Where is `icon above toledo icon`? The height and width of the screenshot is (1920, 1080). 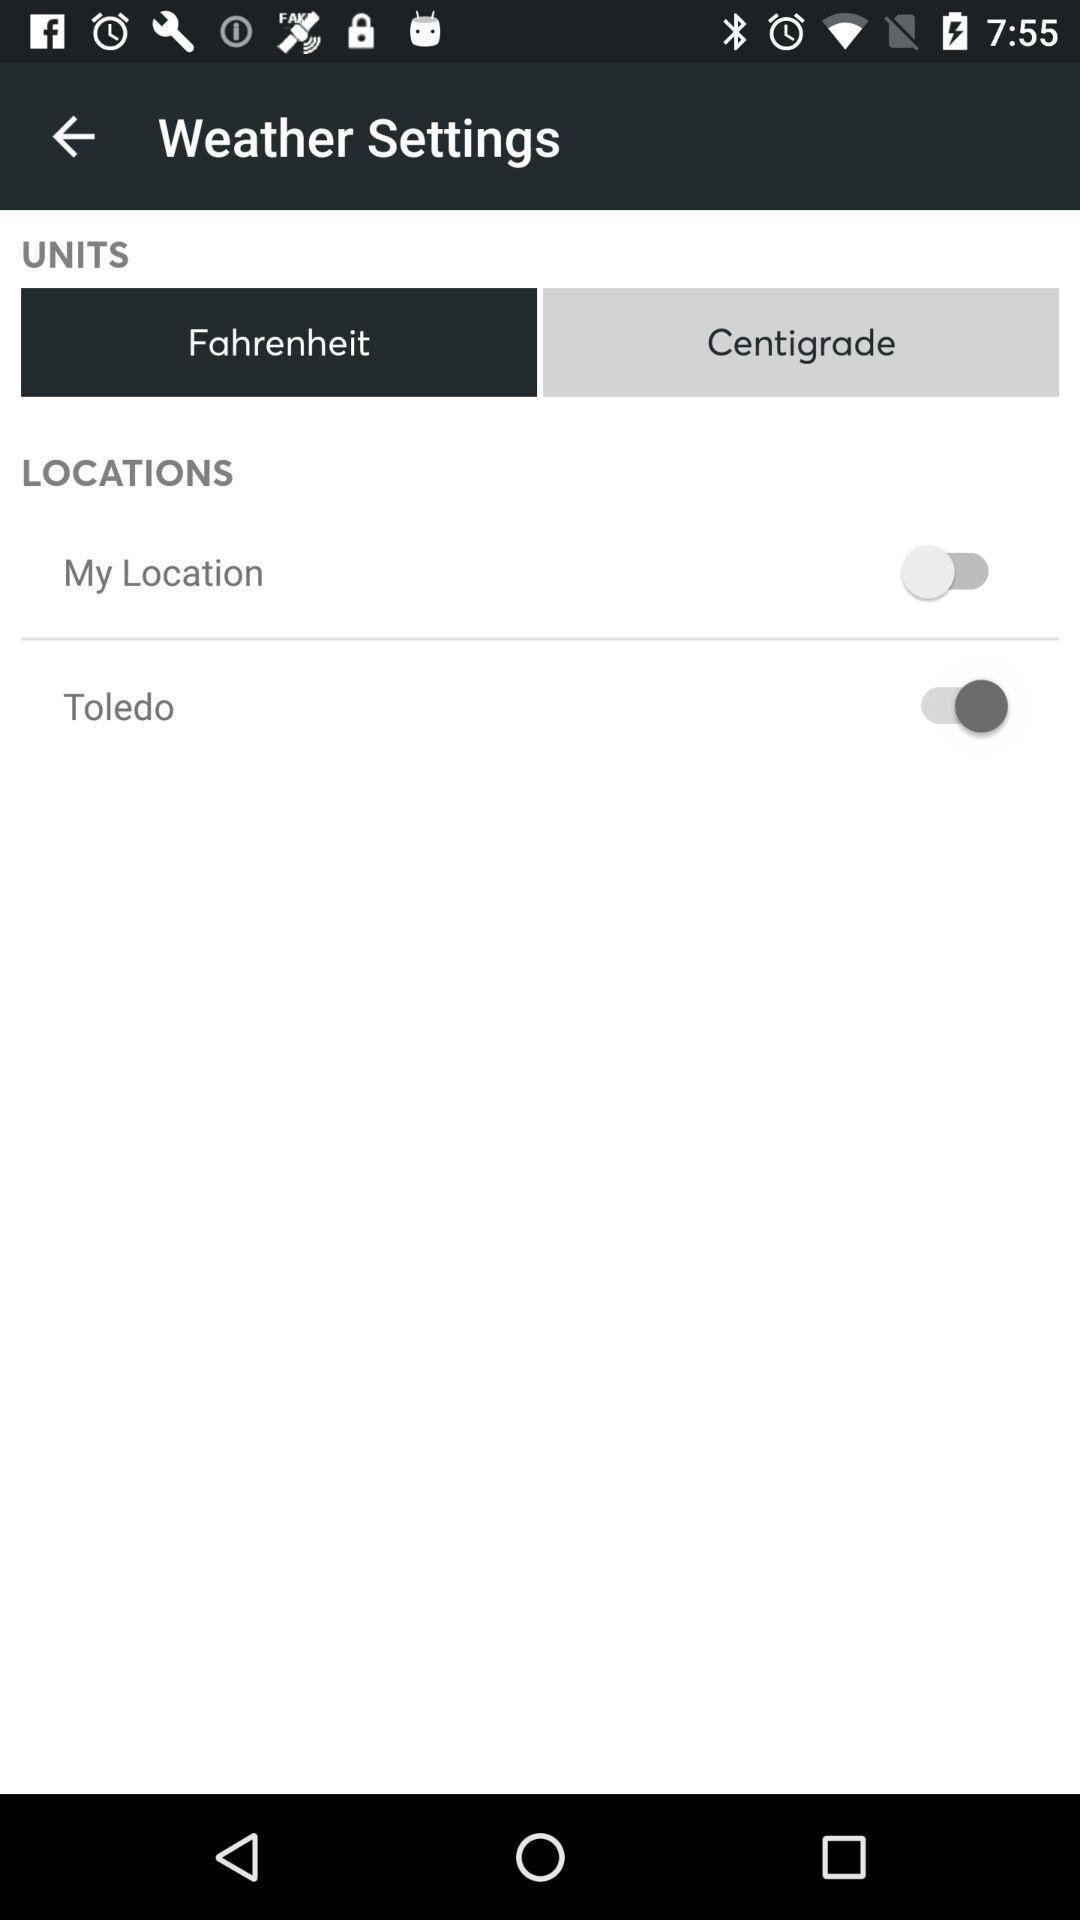
icon above toledo icon is located at coordinates (162, 570).